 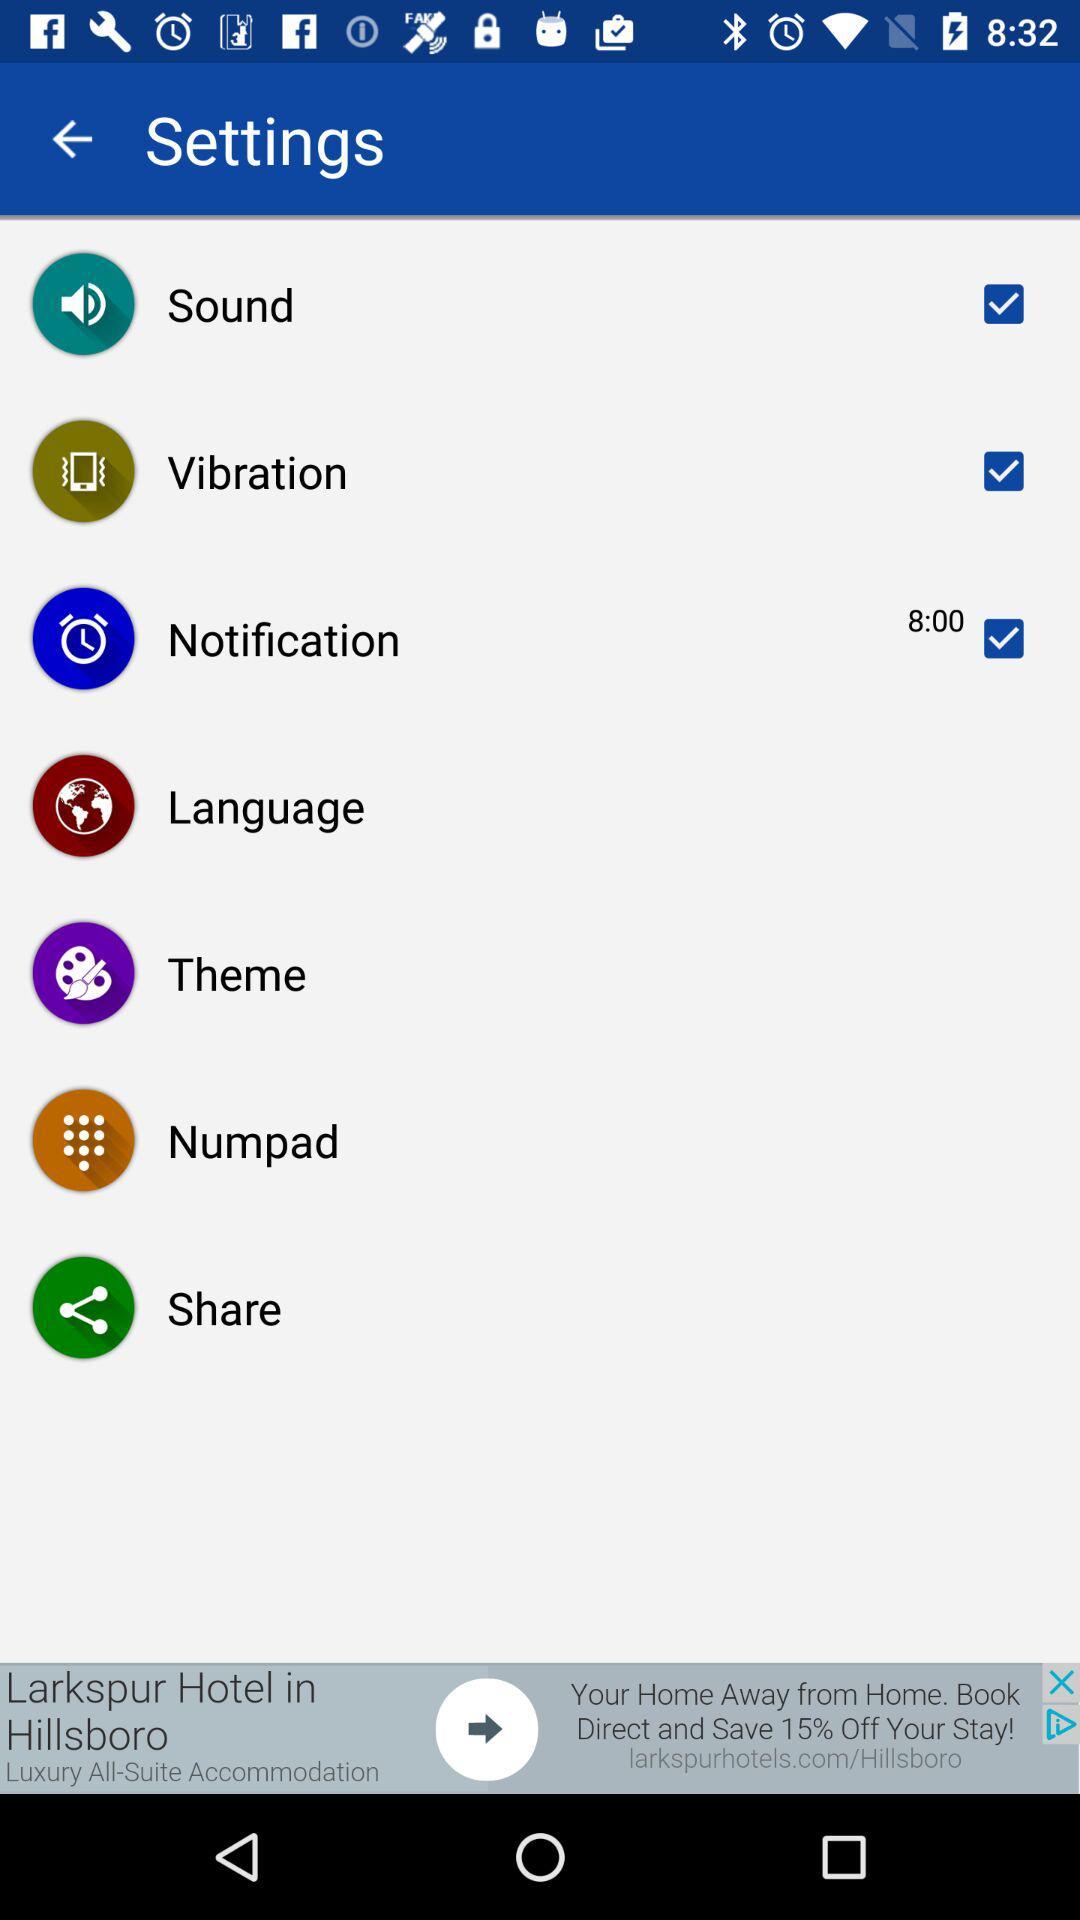 What do you see at coordinates (1003, 637) in the screenshot?
I see `turn off notifications` at bounding box center [1003, 637].